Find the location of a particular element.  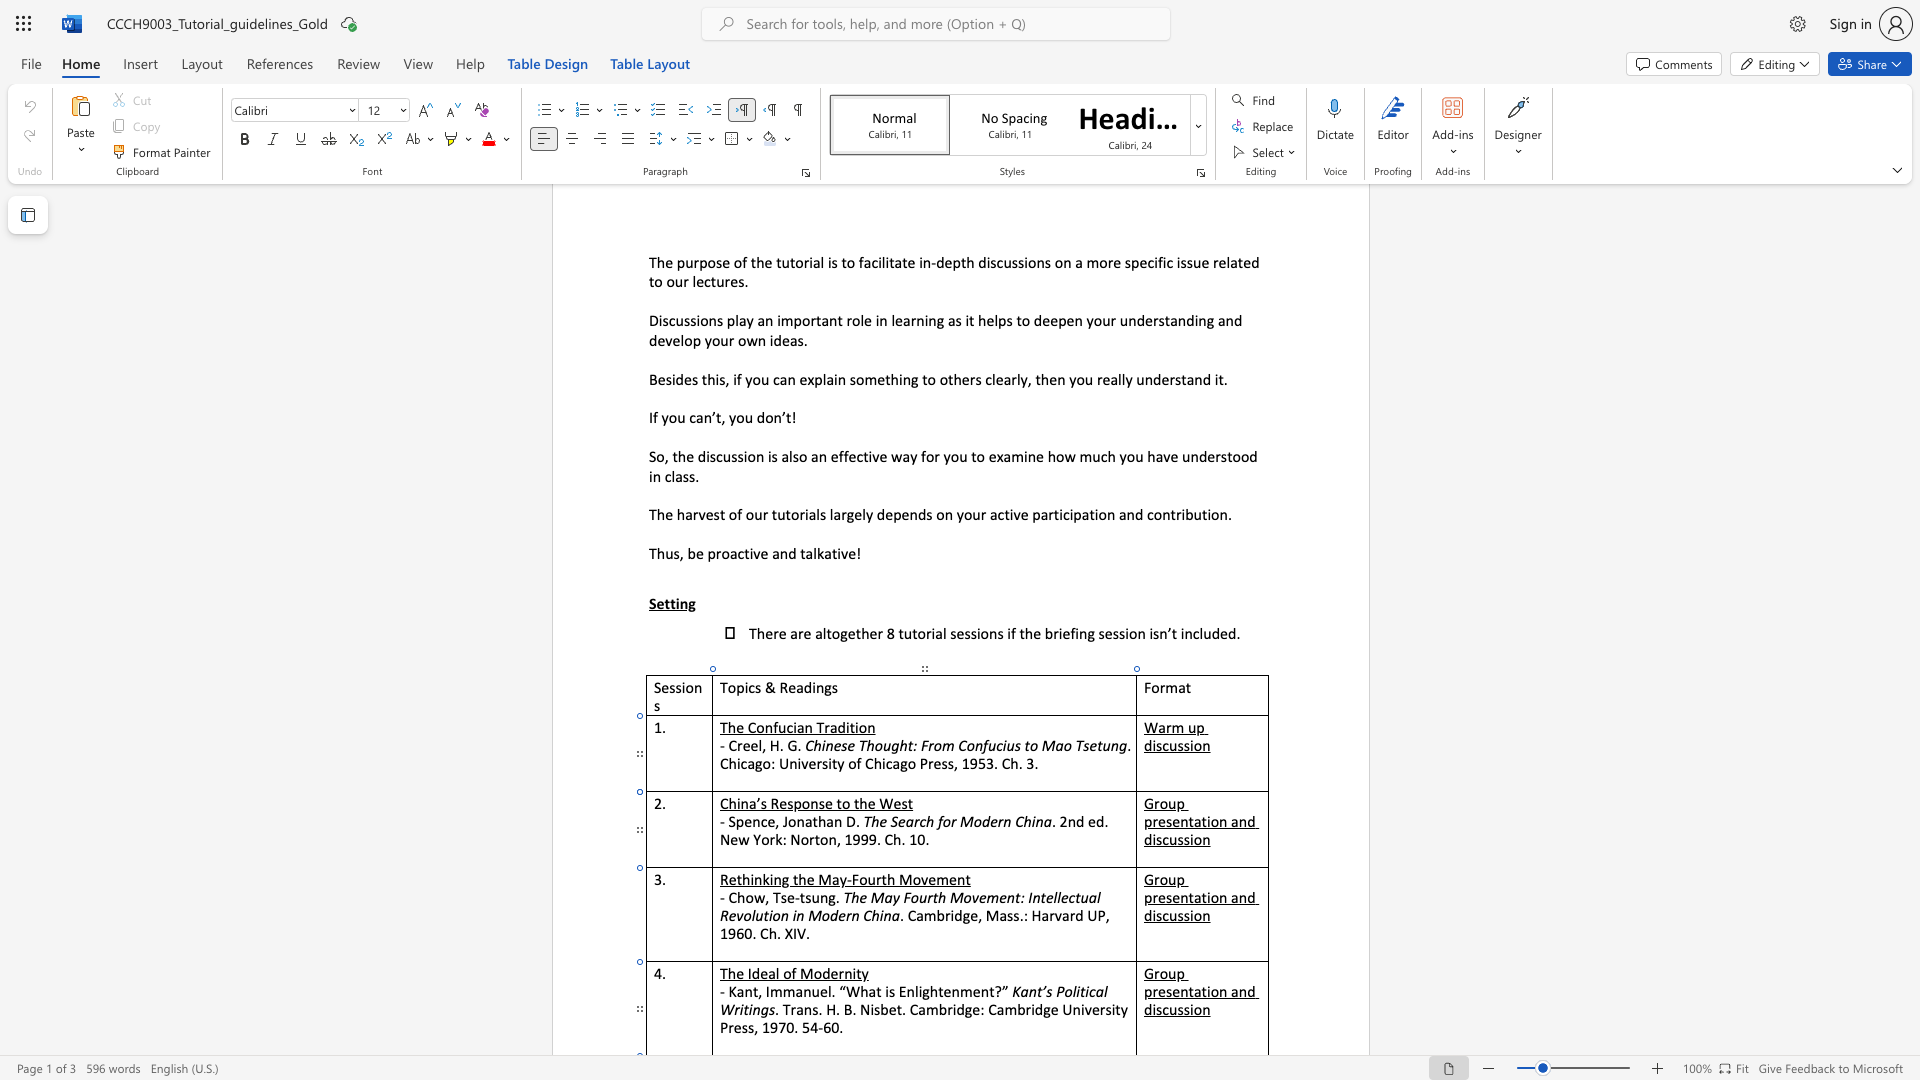

the space between the continuous character "G" and "r" in the text is located at coordinates (1152, 972).